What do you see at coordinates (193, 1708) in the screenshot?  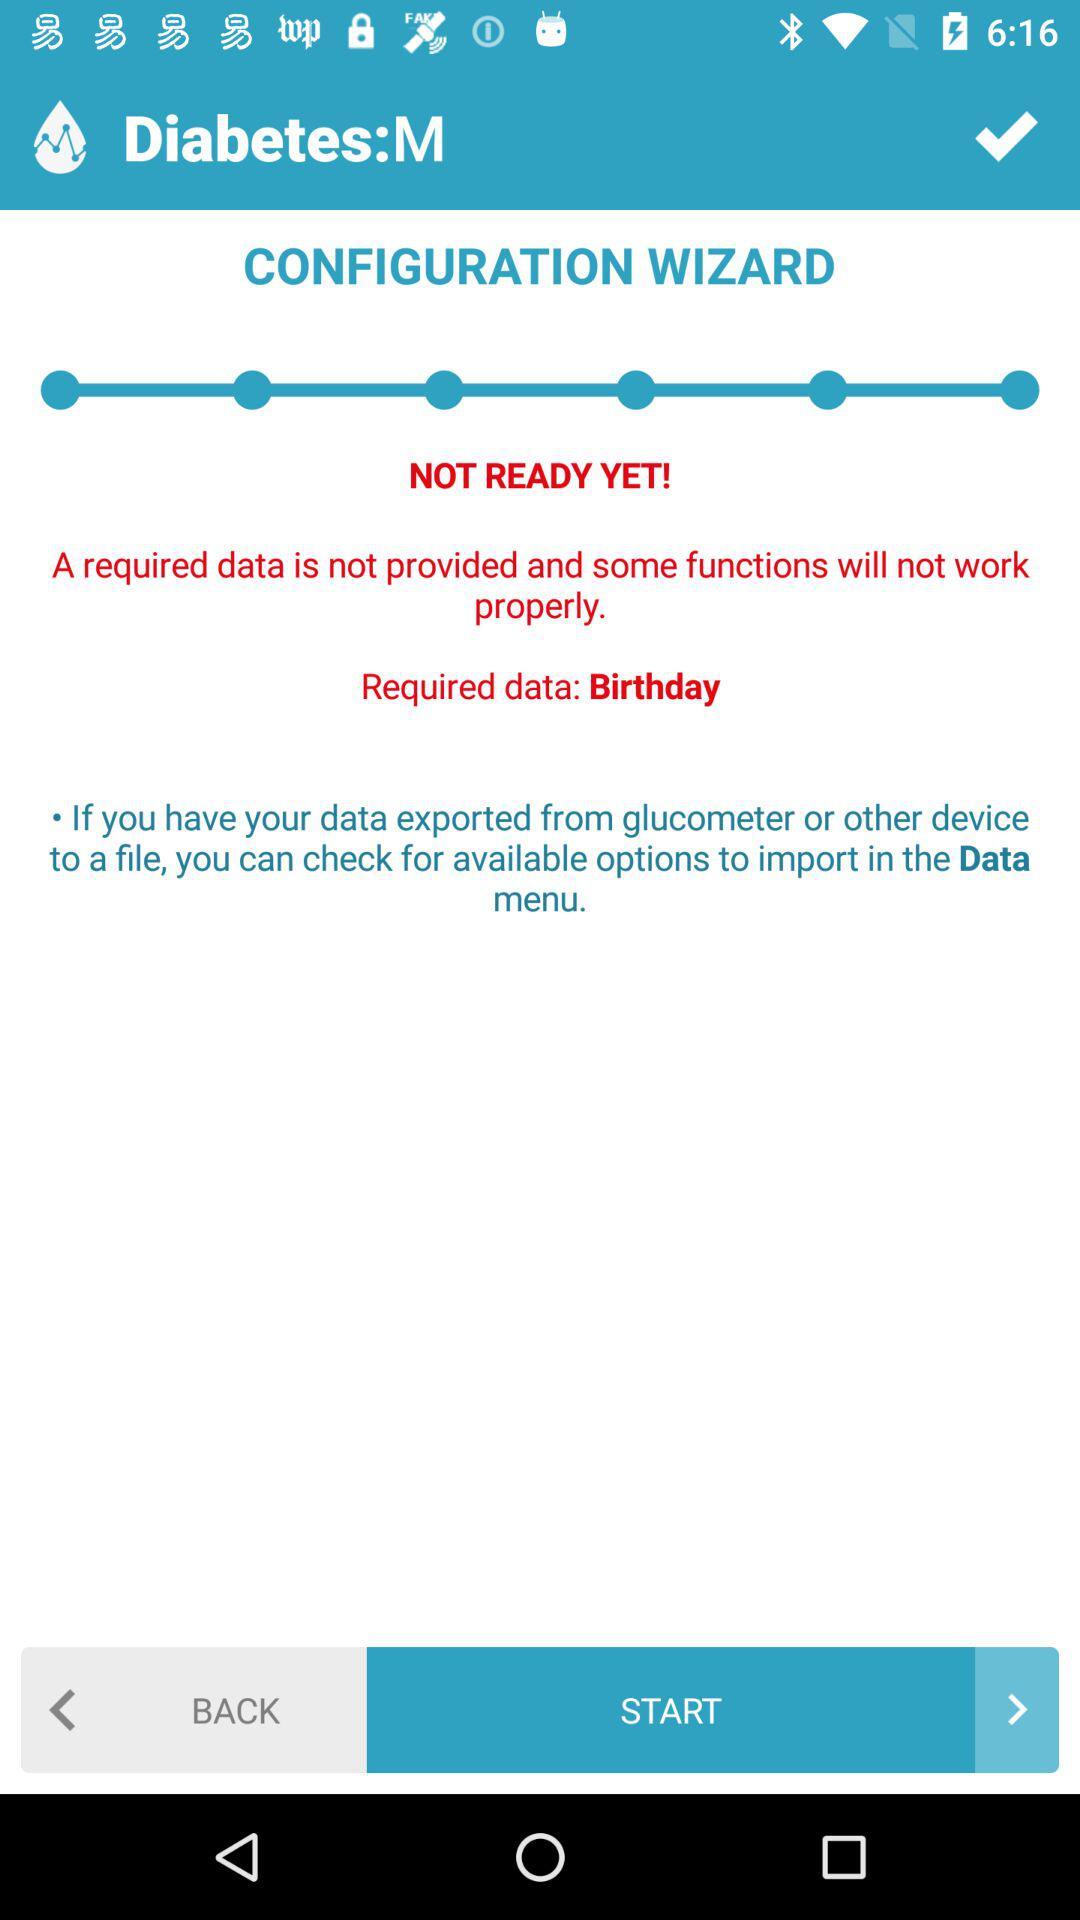 I see `icon below if you have item` at bounding box center [193, 1708].